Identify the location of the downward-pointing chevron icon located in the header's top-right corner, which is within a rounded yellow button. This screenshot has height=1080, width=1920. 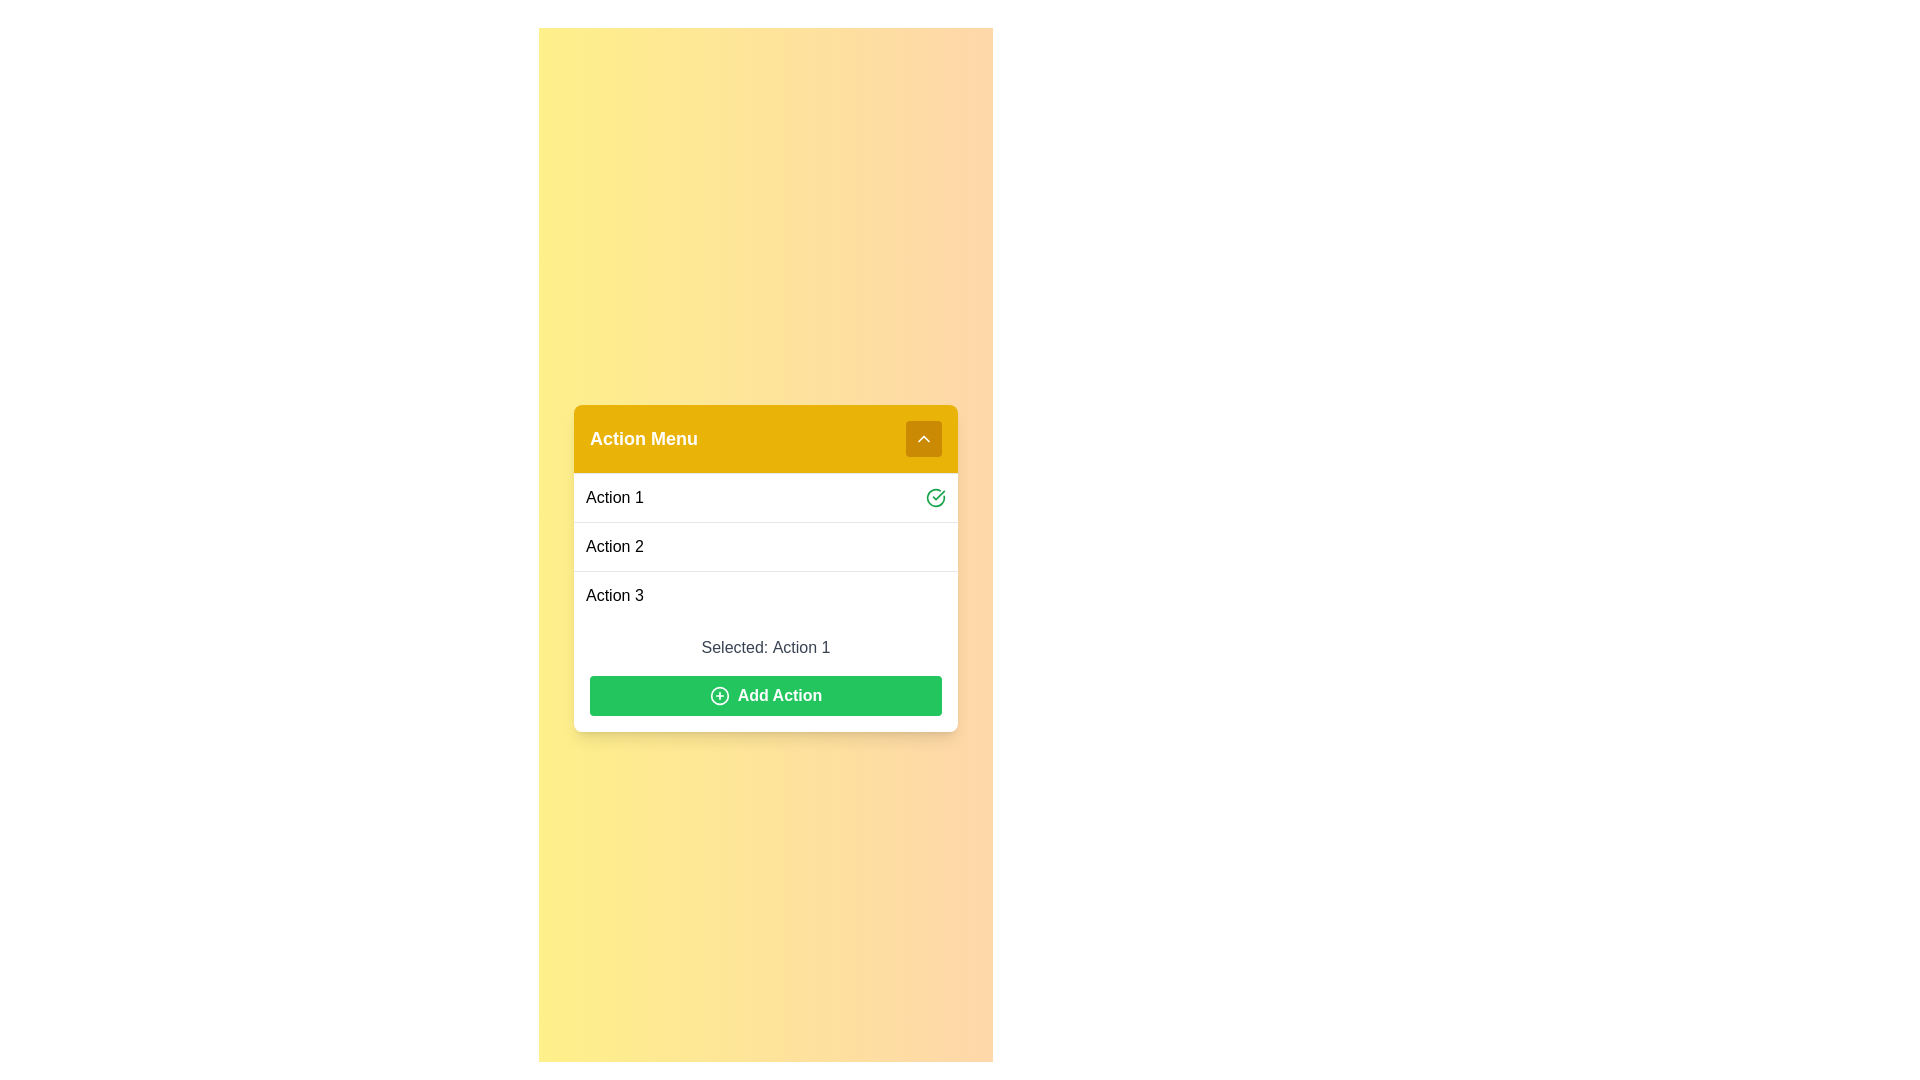
(923, 437).